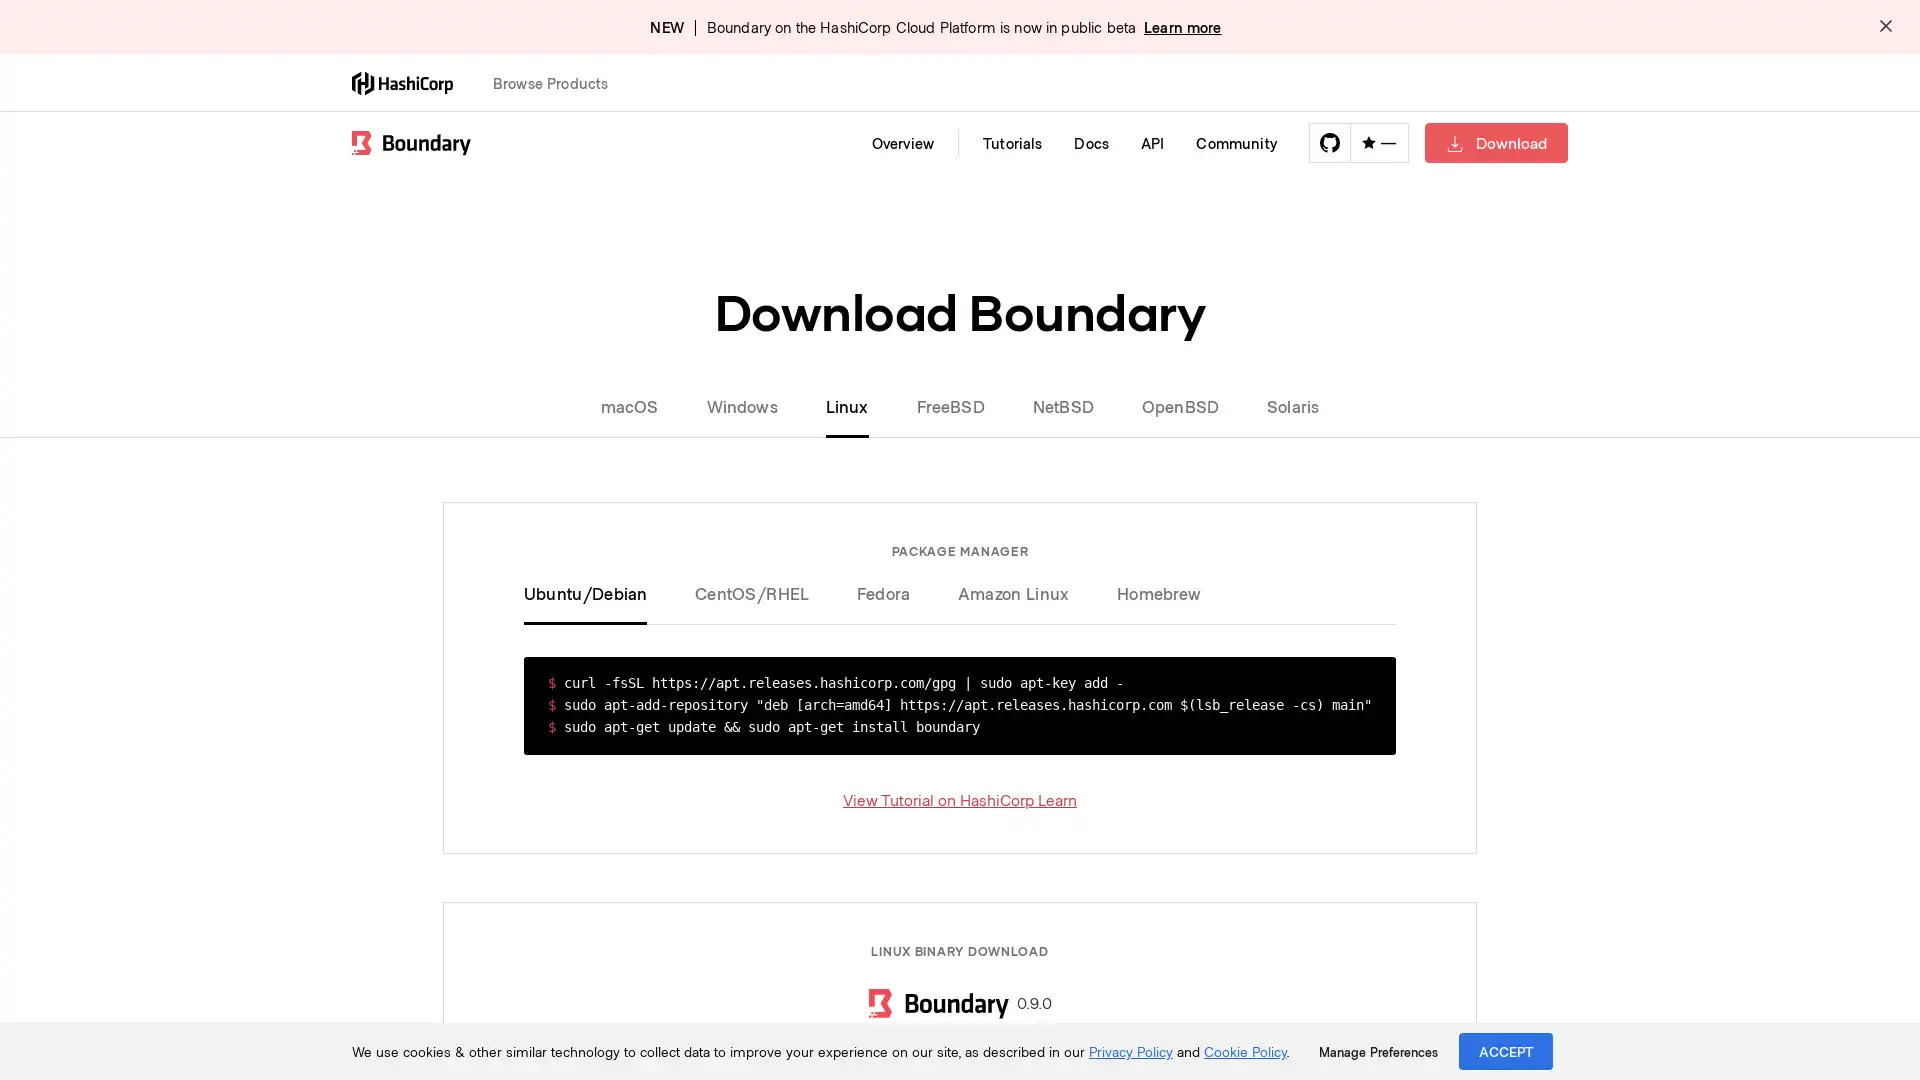 The image size is (1920, 1080). I want to click on Dismiss alert, so click(1885, 27).